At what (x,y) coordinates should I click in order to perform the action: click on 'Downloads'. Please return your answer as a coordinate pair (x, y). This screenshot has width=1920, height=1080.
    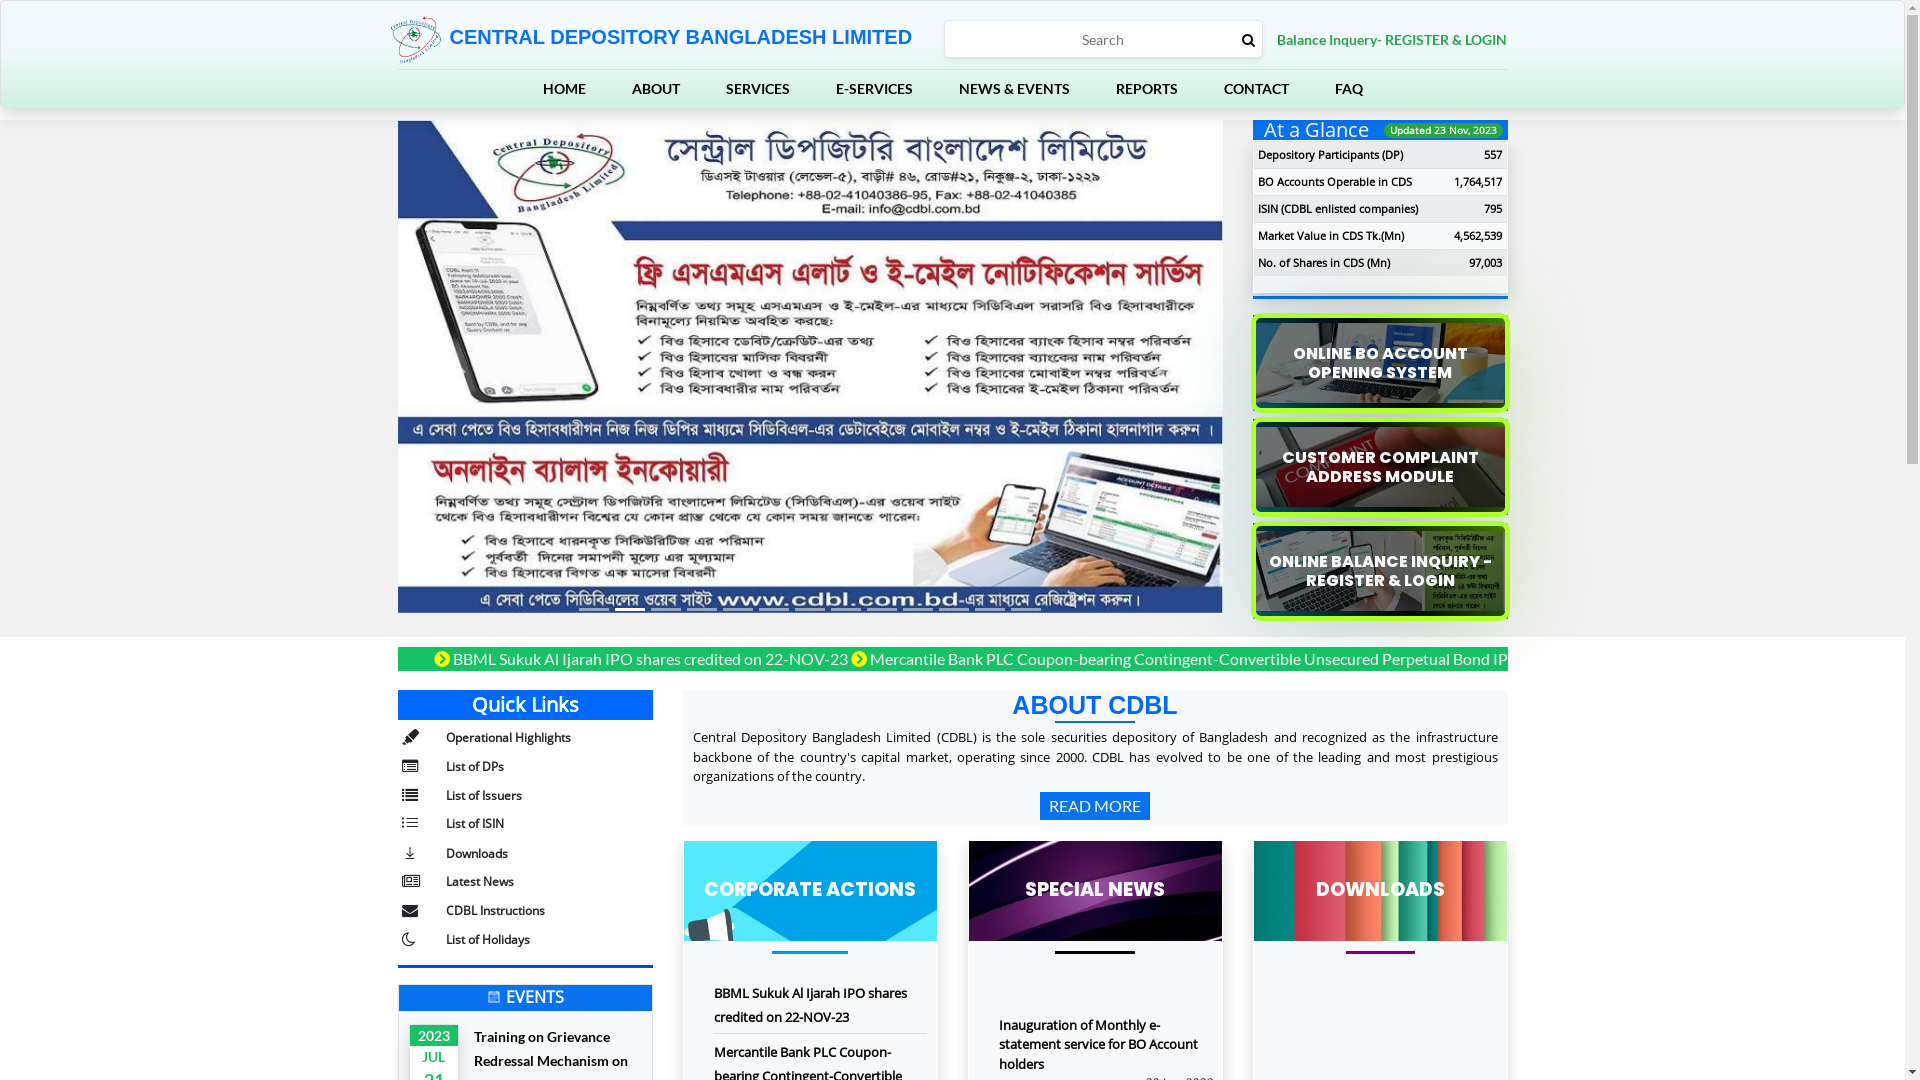
    Looking at the image, I should click on (475, 853).